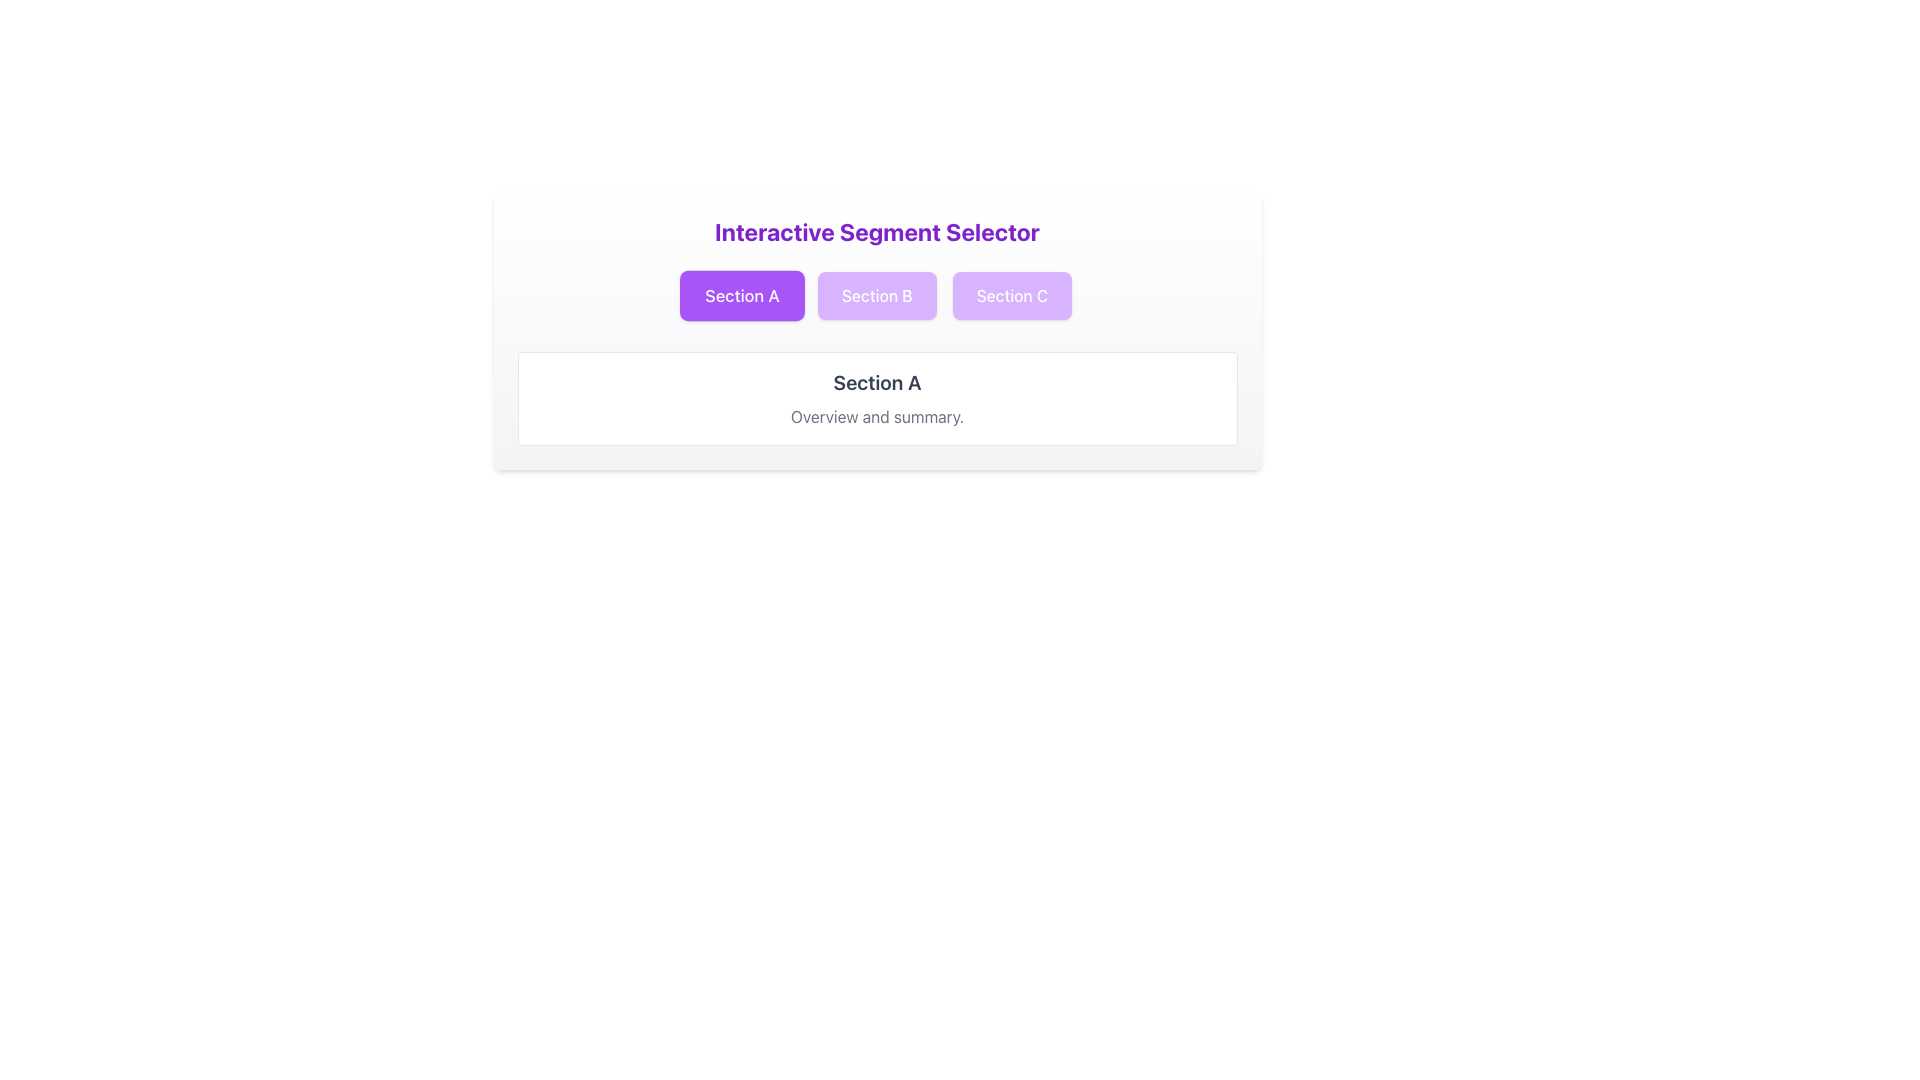  Describe the element at coordinates (877, 296) in the screenshot. I see `the centrally located button that triggers the display of 'Section B' in the interface` at that location.